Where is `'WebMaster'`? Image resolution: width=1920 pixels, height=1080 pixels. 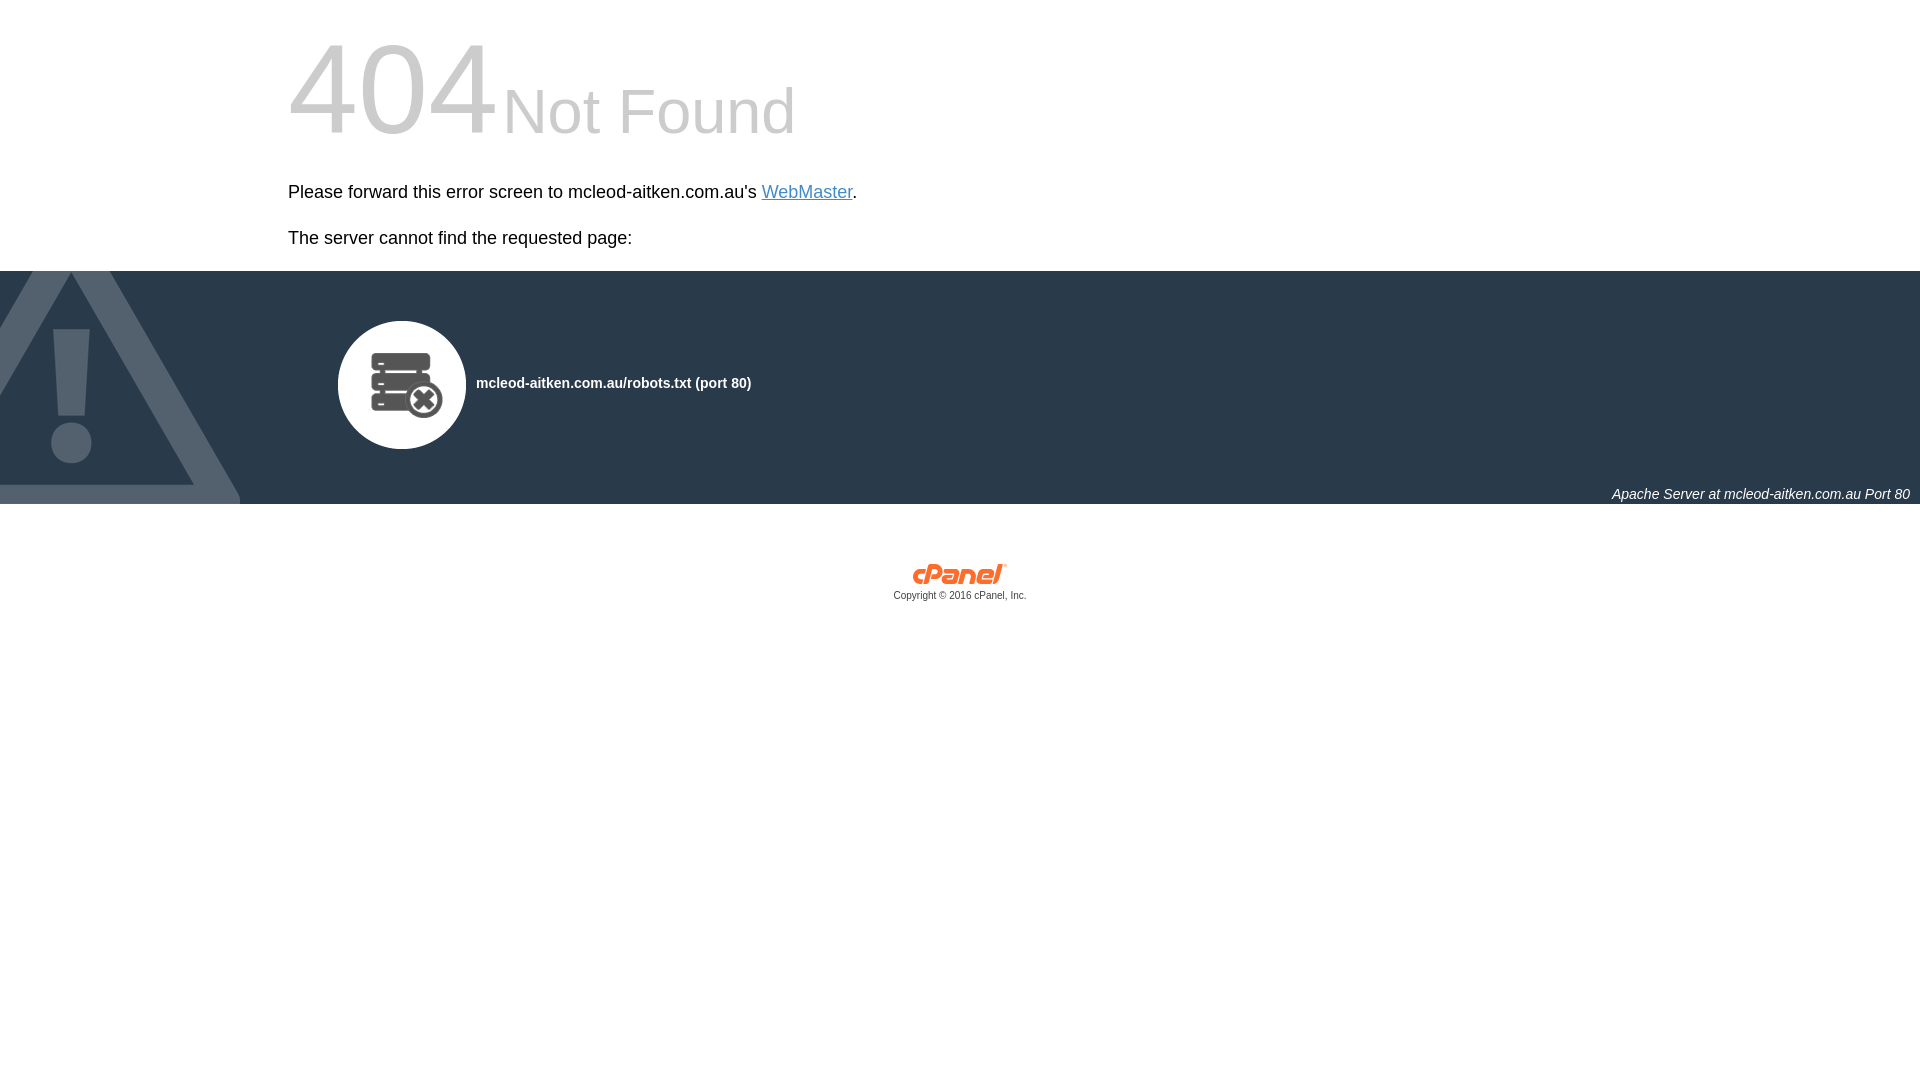 'WebMaster' is located at coordinates (807, 192).